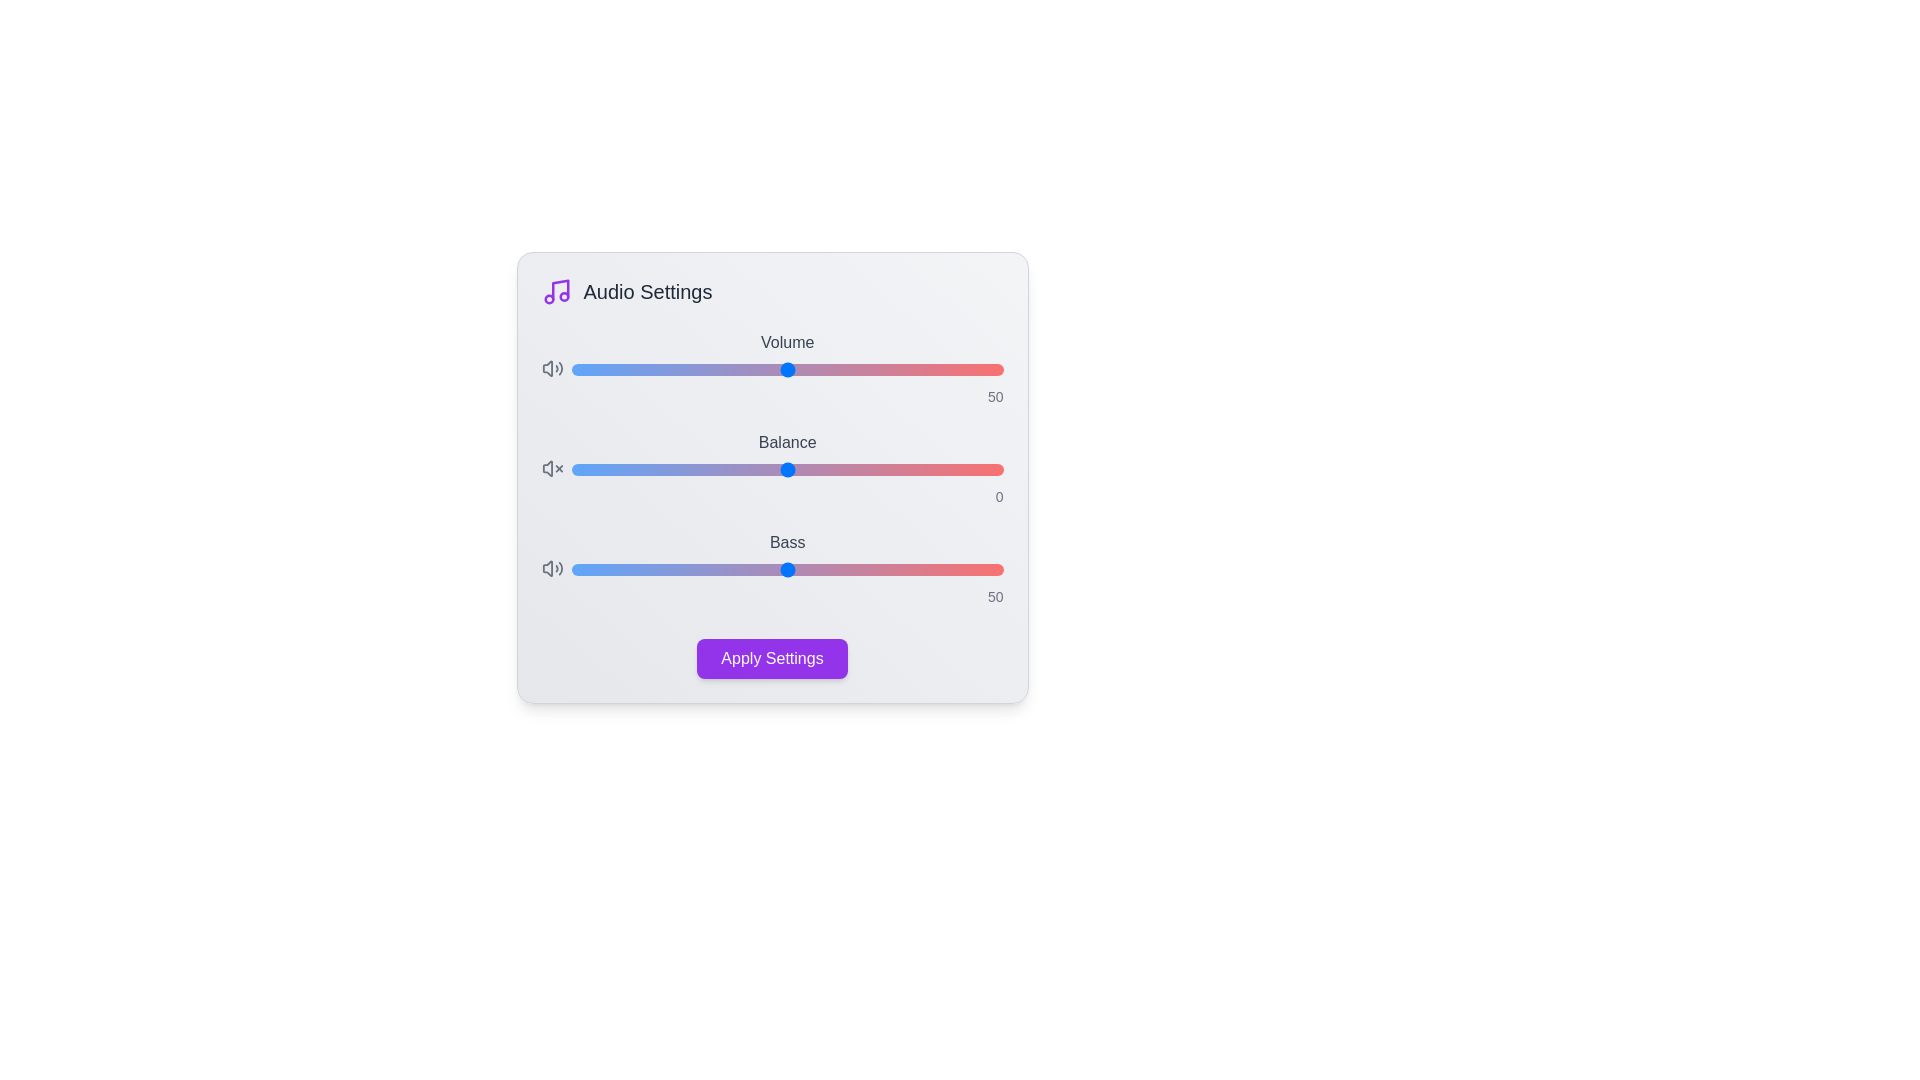 The height and width of the screenshot is (1080, 1920). Describe the element at coordinates (645, 370) in the screenshot. I see `the 'Volume' slider to set the volume level to 17` at that location.